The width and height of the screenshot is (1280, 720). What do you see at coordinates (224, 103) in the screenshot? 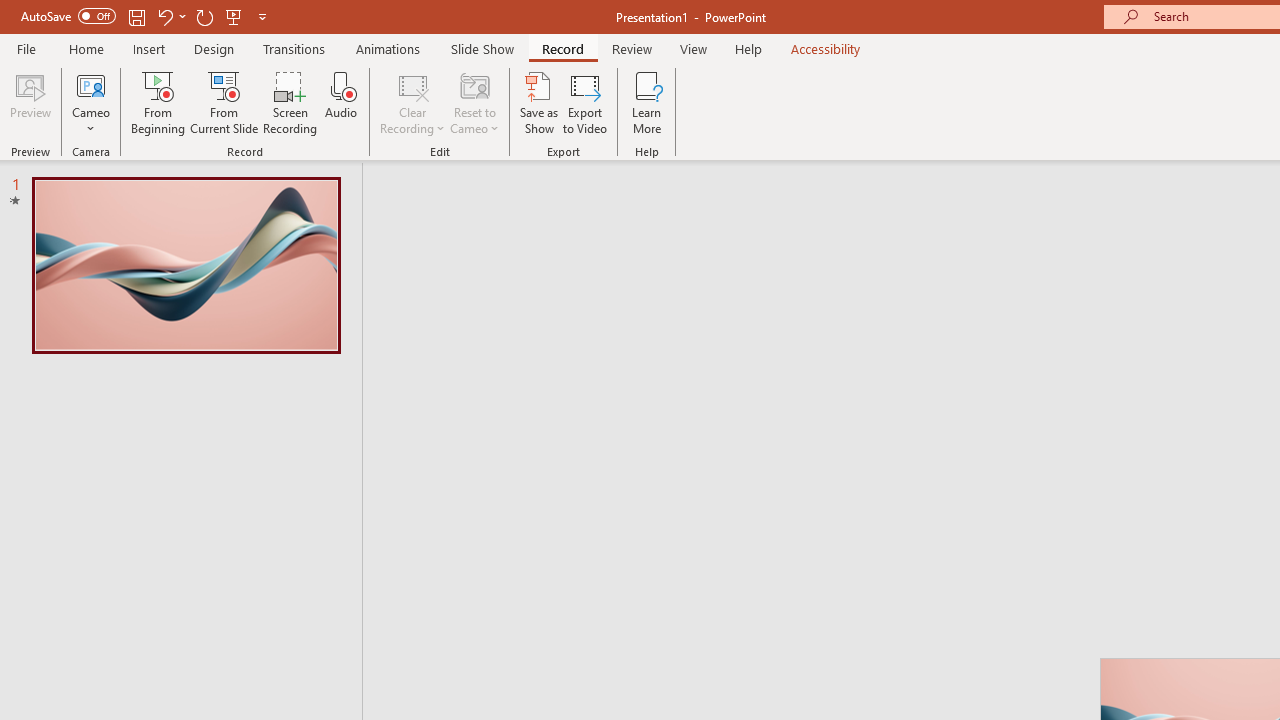
I see `'From Current Slide...'` at bounding box center [224, 103].